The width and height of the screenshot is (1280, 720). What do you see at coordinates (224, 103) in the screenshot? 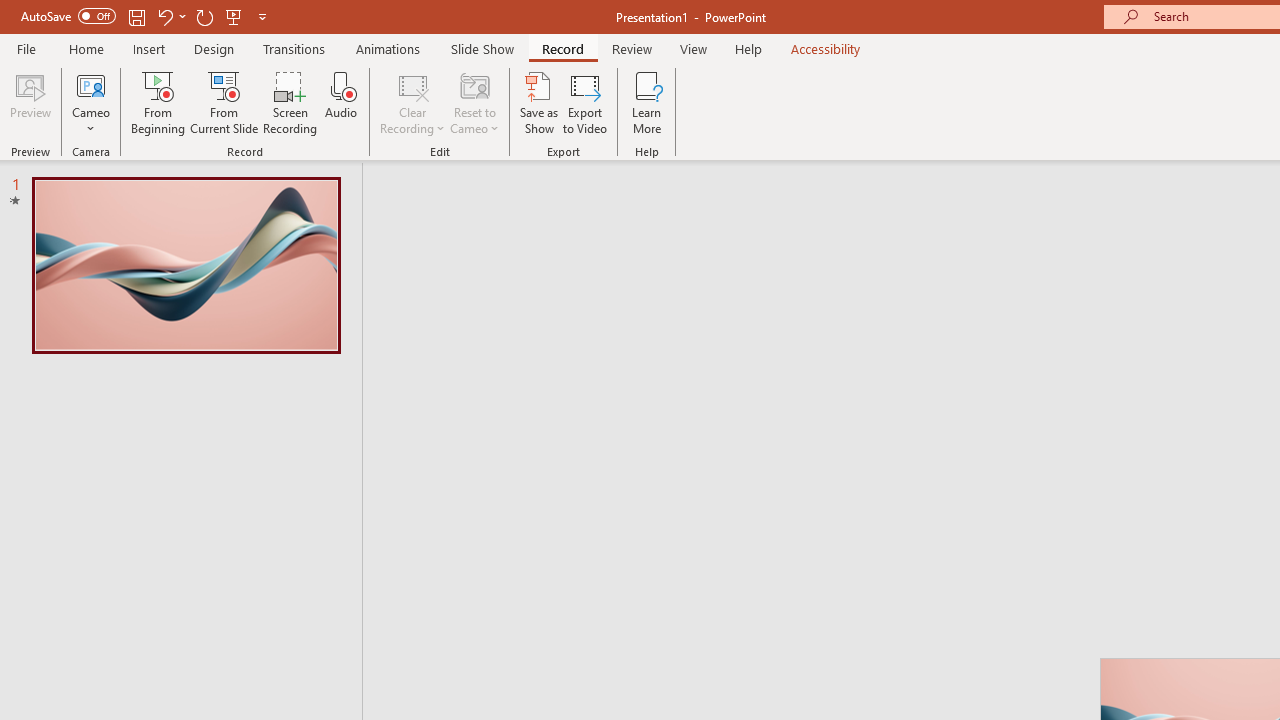
I see `'From Current Slide...'` at bounding box center [224, 103].